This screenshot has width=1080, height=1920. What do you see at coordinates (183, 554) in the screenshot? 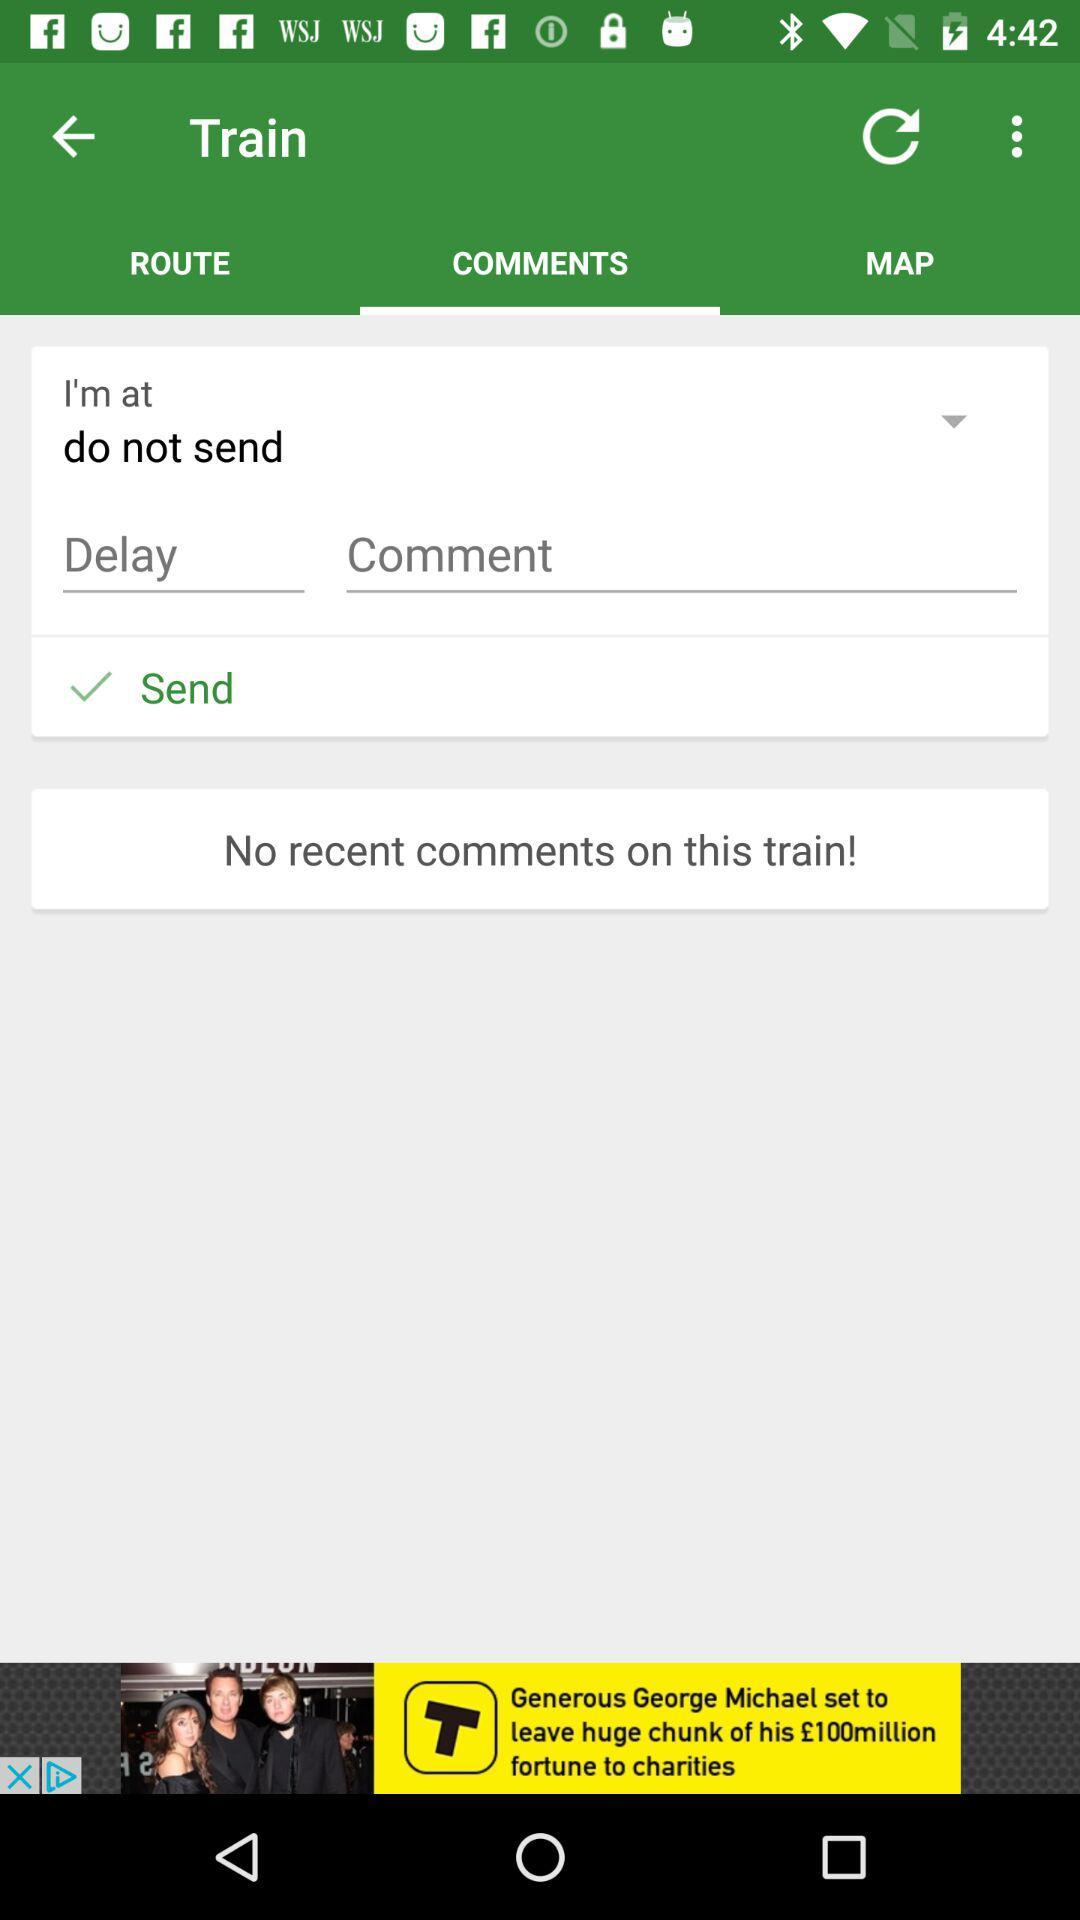
I see `a delay time` at bounding box center [183, 554].